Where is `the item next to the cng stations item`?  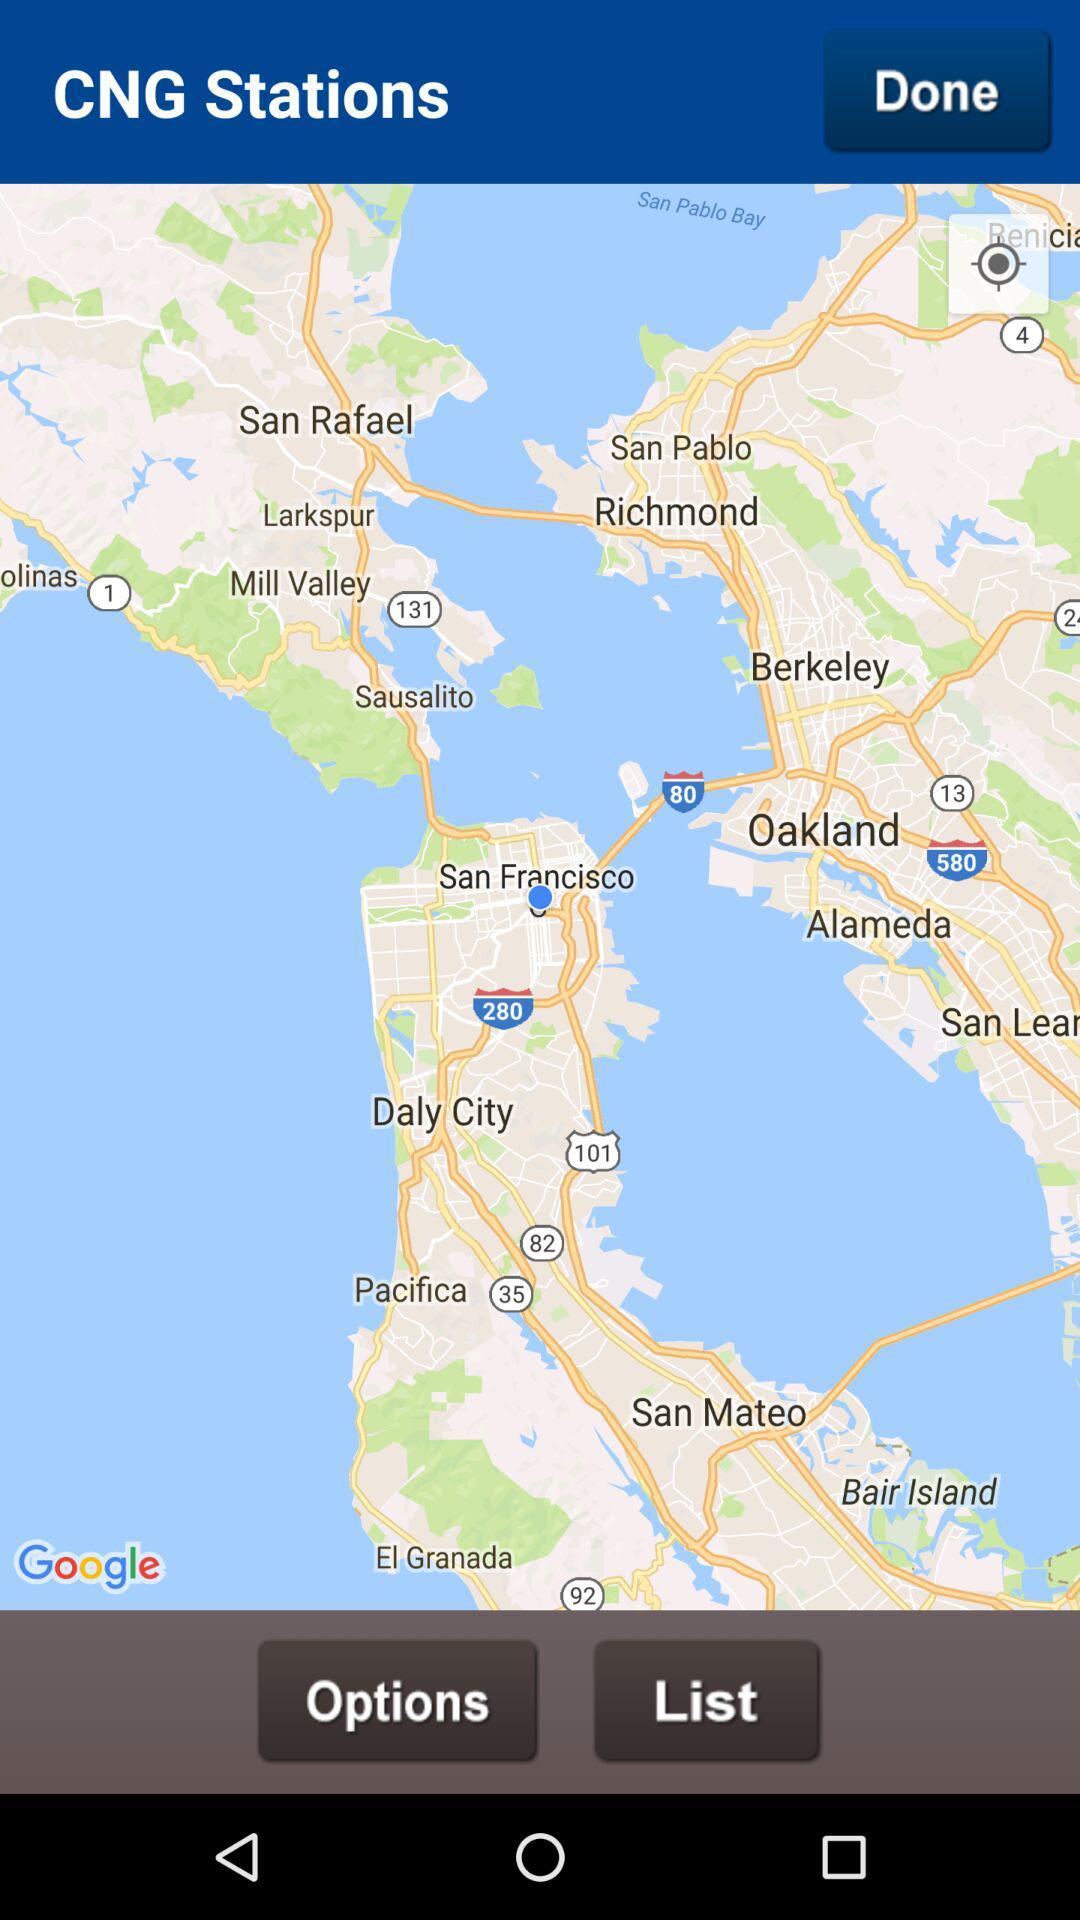 the item next to the cng stations item is located at coordinates (938, 90).